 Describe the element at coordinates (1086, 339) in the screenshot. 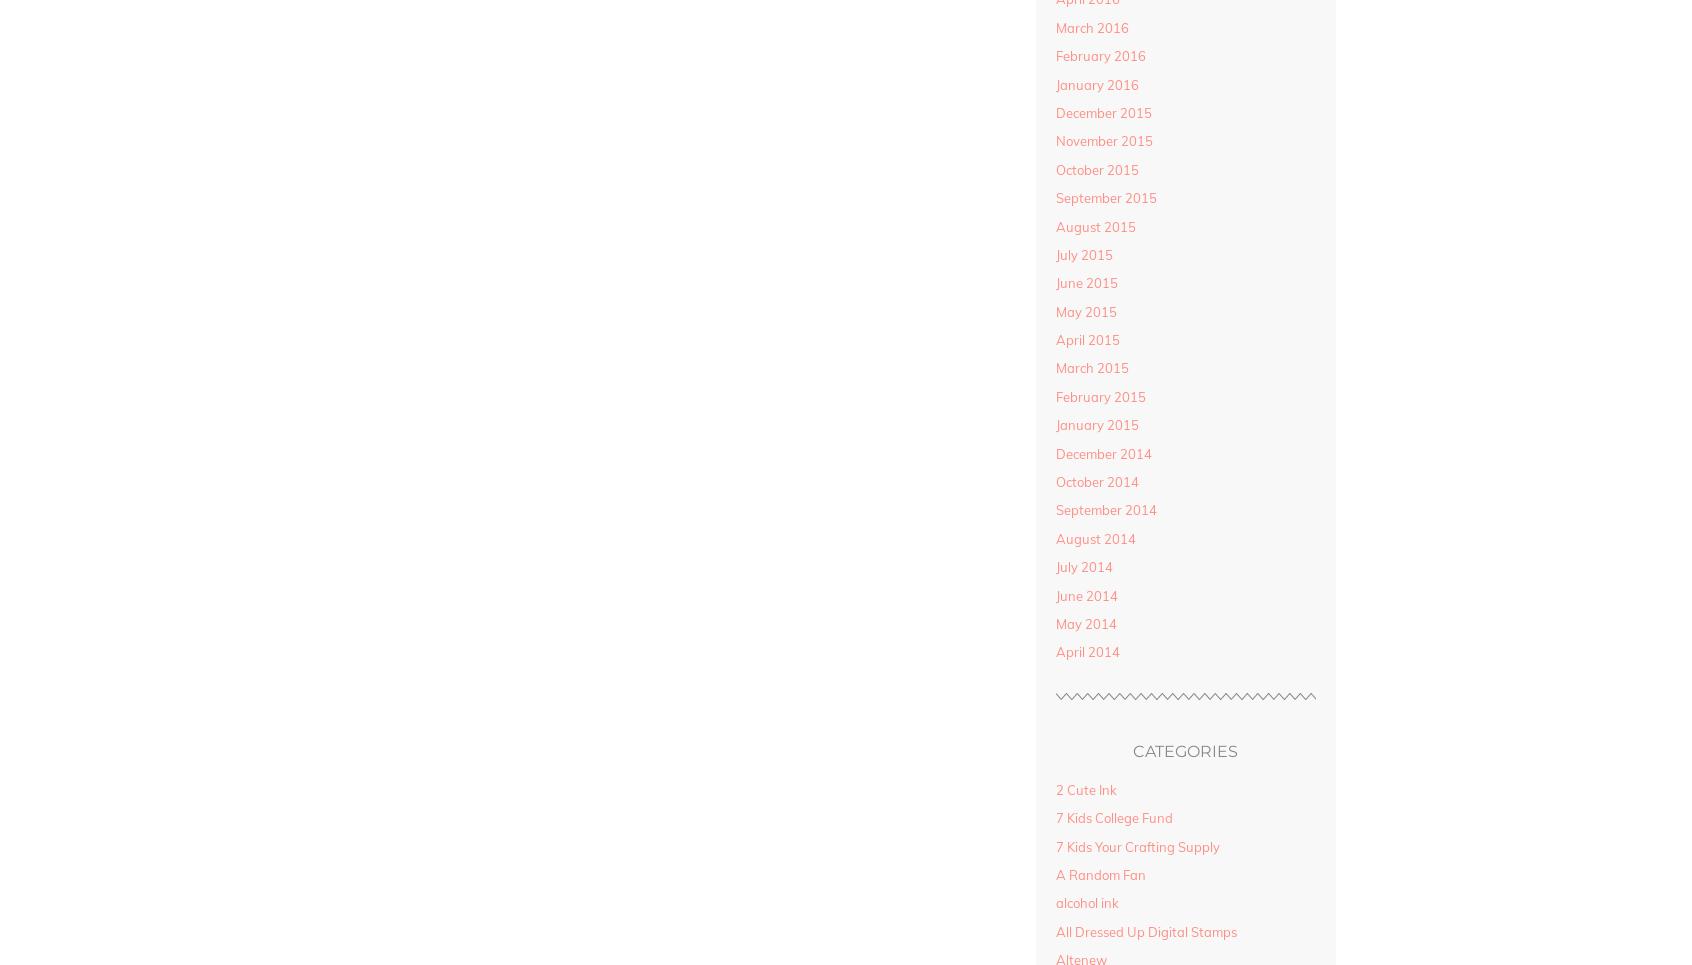

I see `'April 2015'` at that location.